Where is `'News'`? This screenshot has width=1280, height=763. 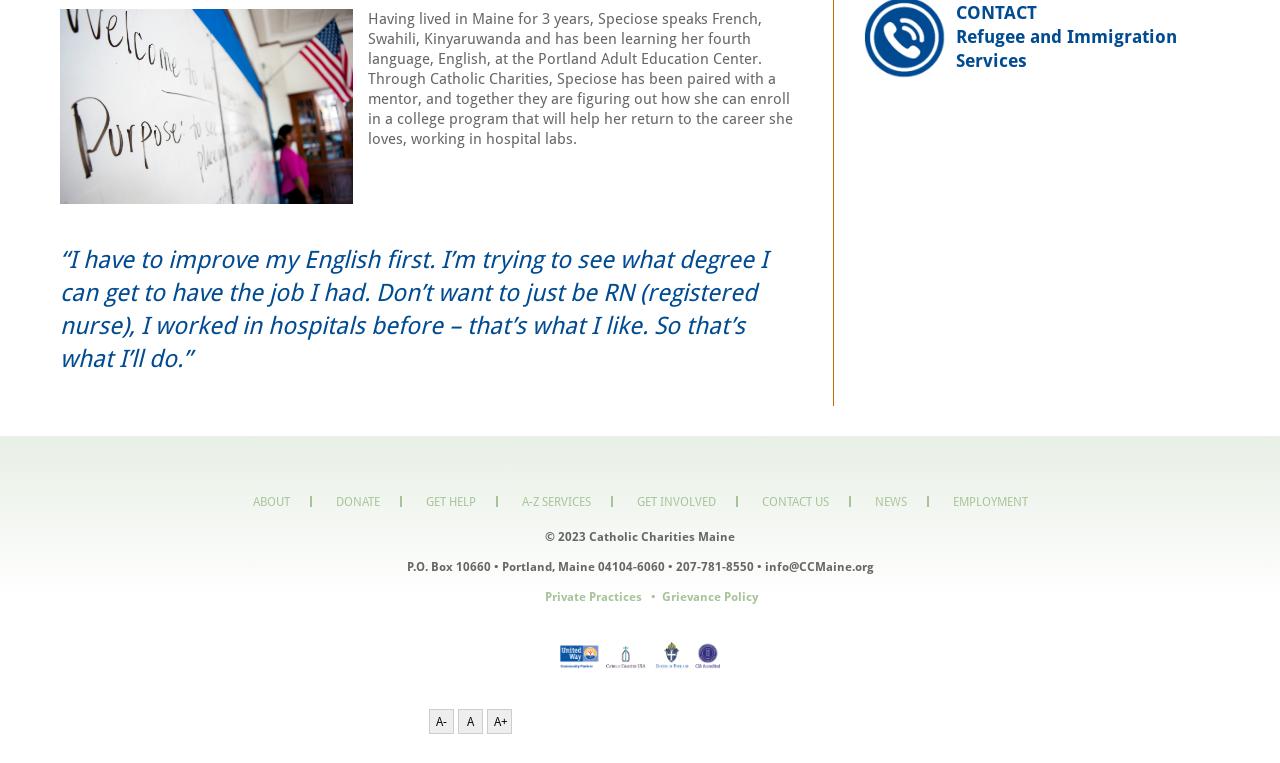 'News' is located at coordinates (888, 500).